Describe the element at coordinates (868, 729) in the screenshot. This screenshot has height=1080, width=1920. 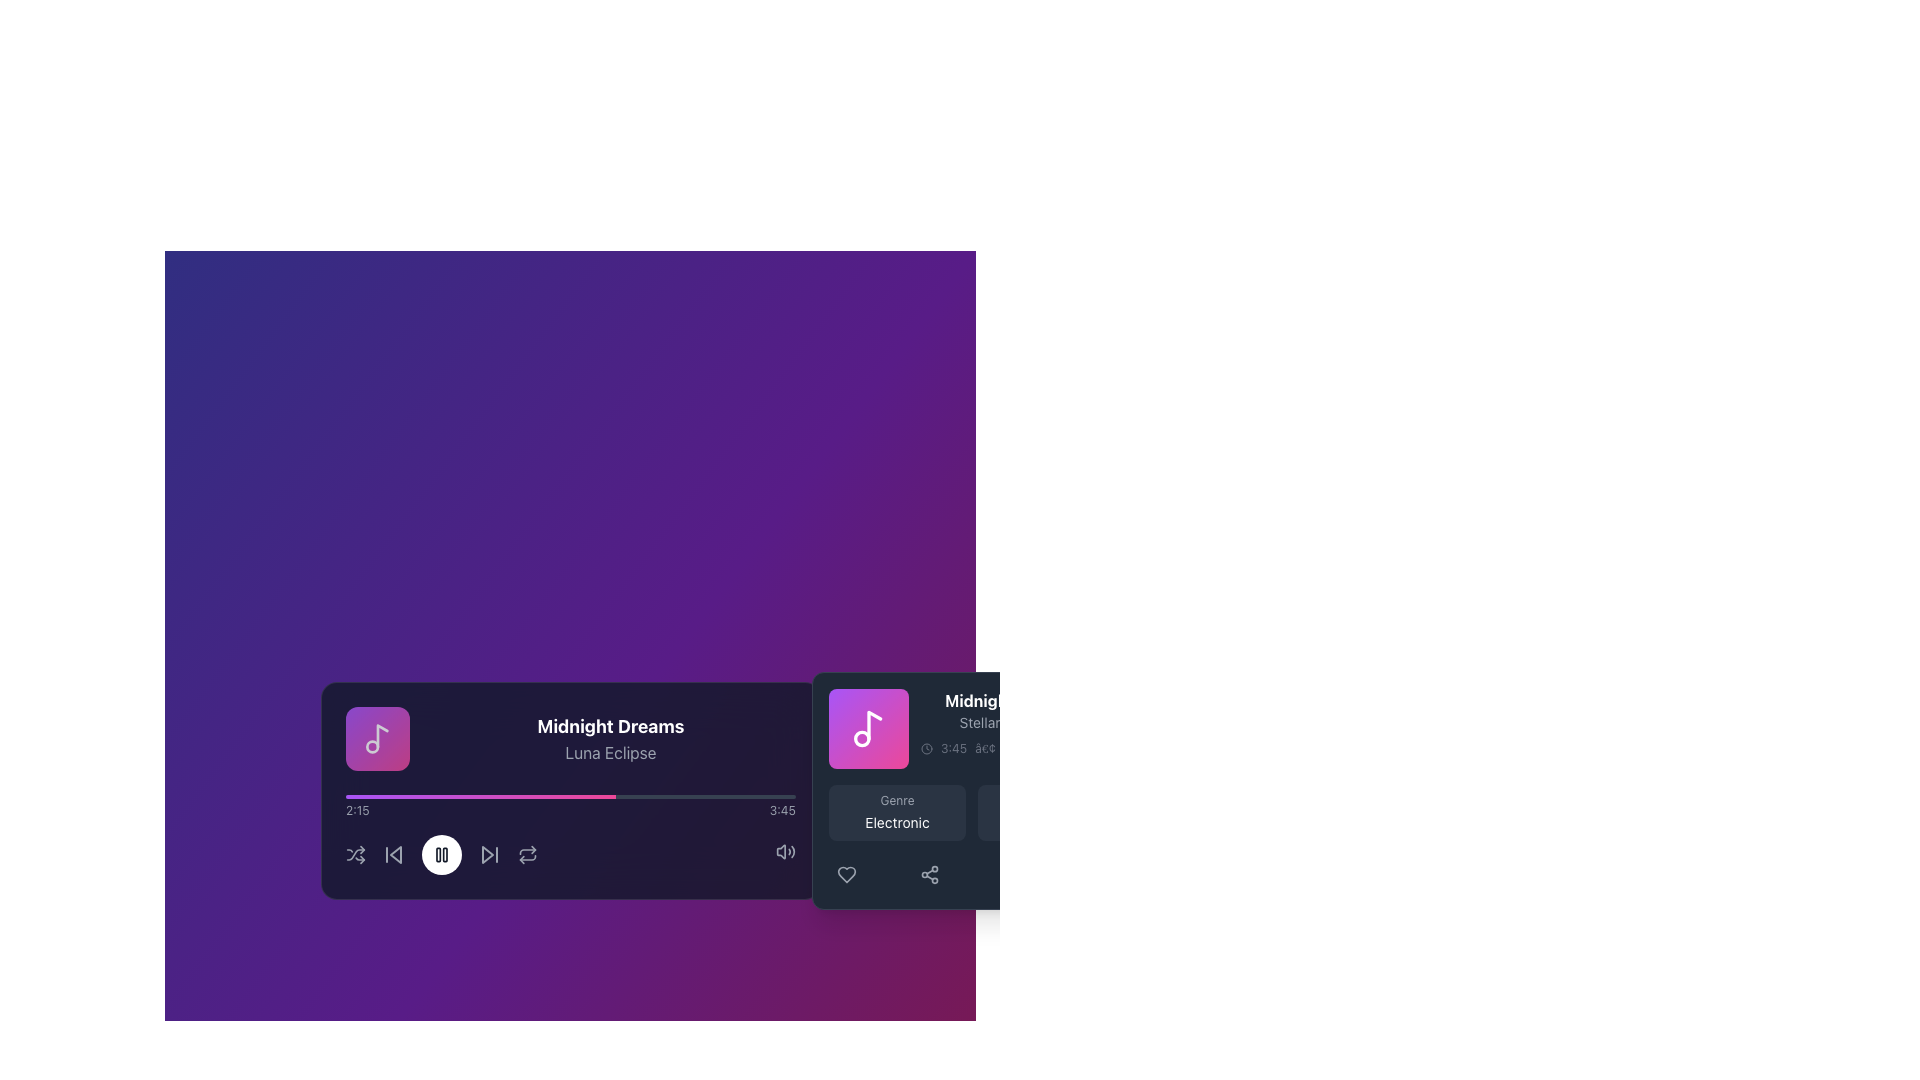
I see `the thumbnail icon for the music item 'Midnight Dreams'` at that location.